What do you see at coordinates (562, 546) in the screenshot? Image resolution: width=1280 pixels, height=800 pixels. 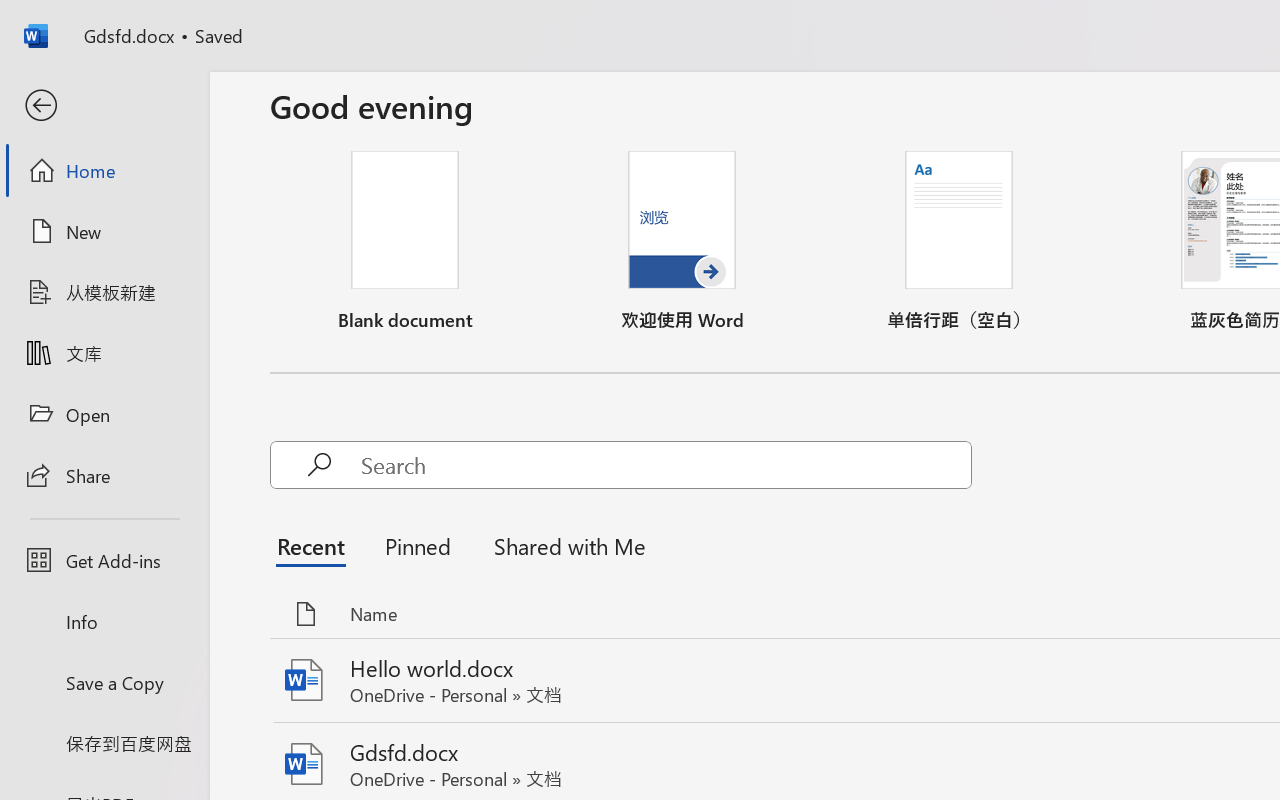 I see `'Shared with Me'` at bounding box center [562, 546].